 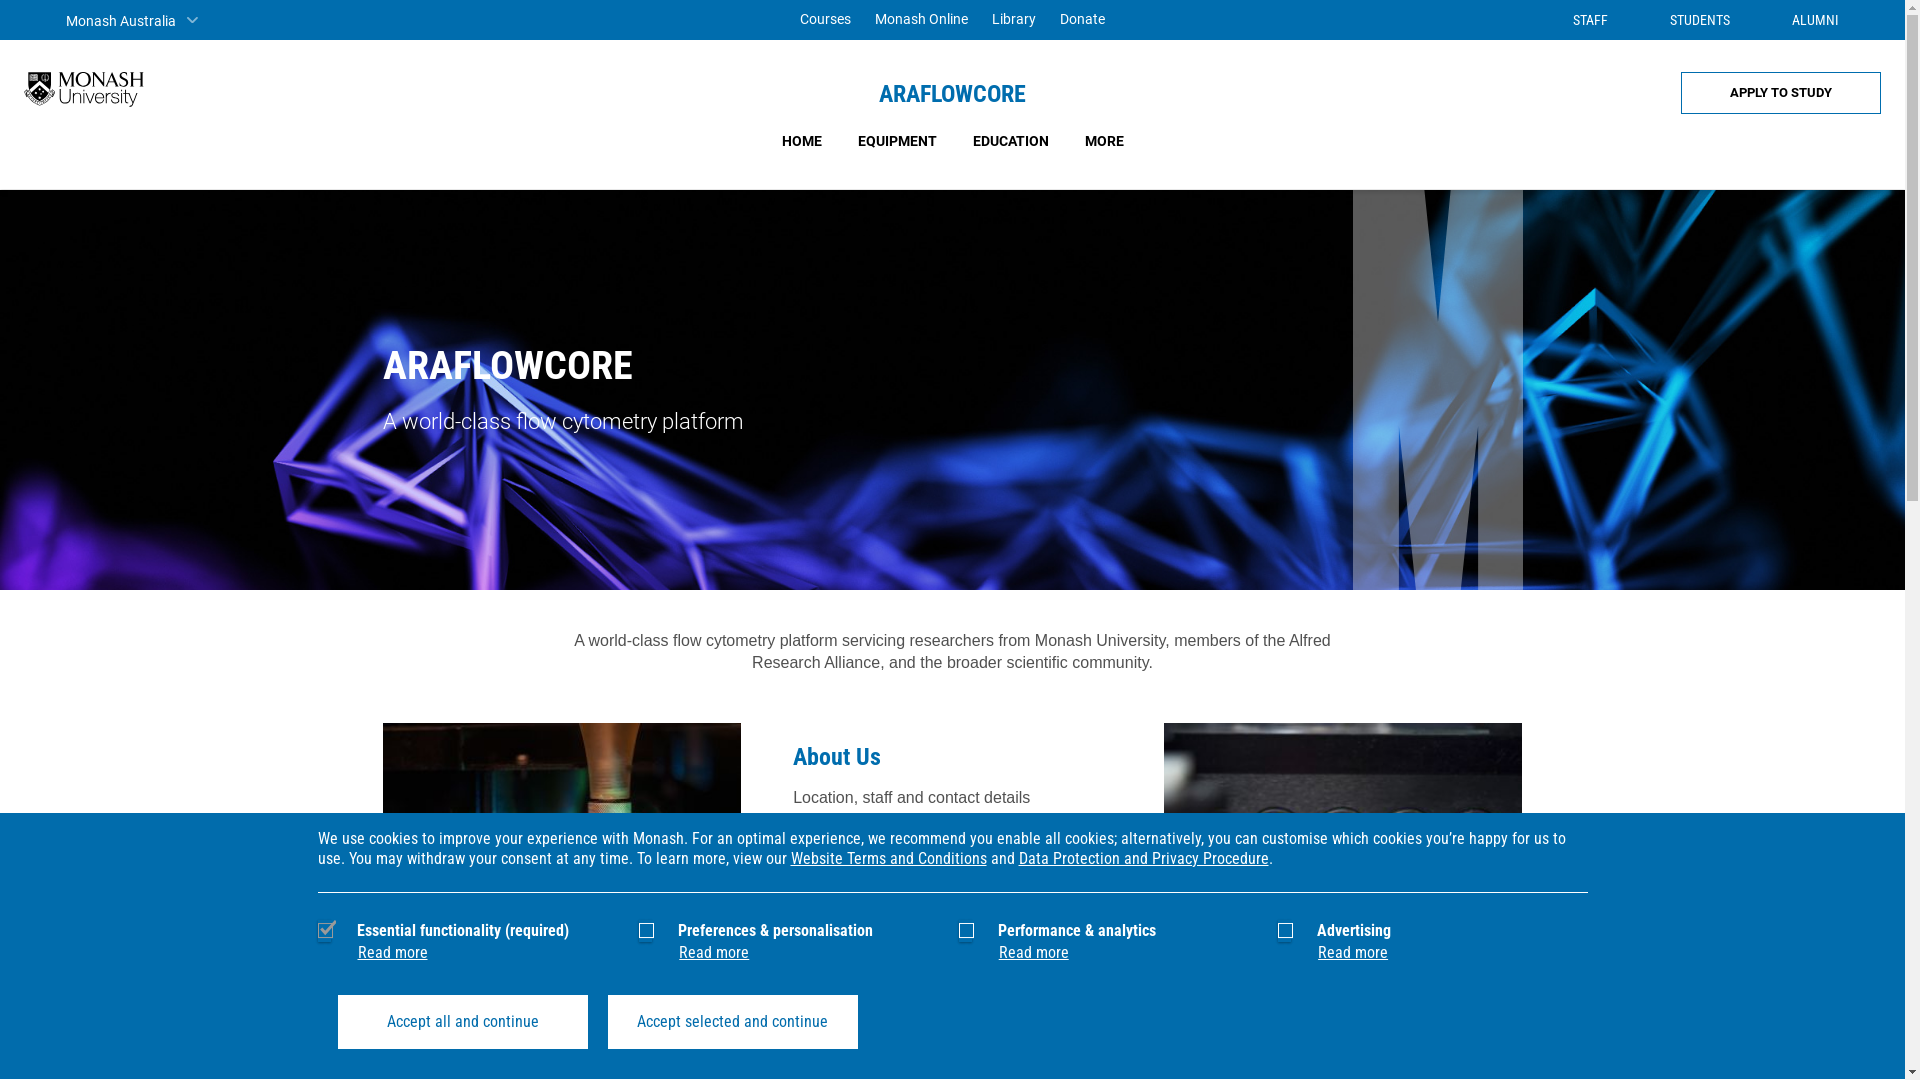 What do you see at coordinates (1780, 92) in the screenshot?
I see `'APPLY TO STUDY'` at bounding box center [1780, 92].